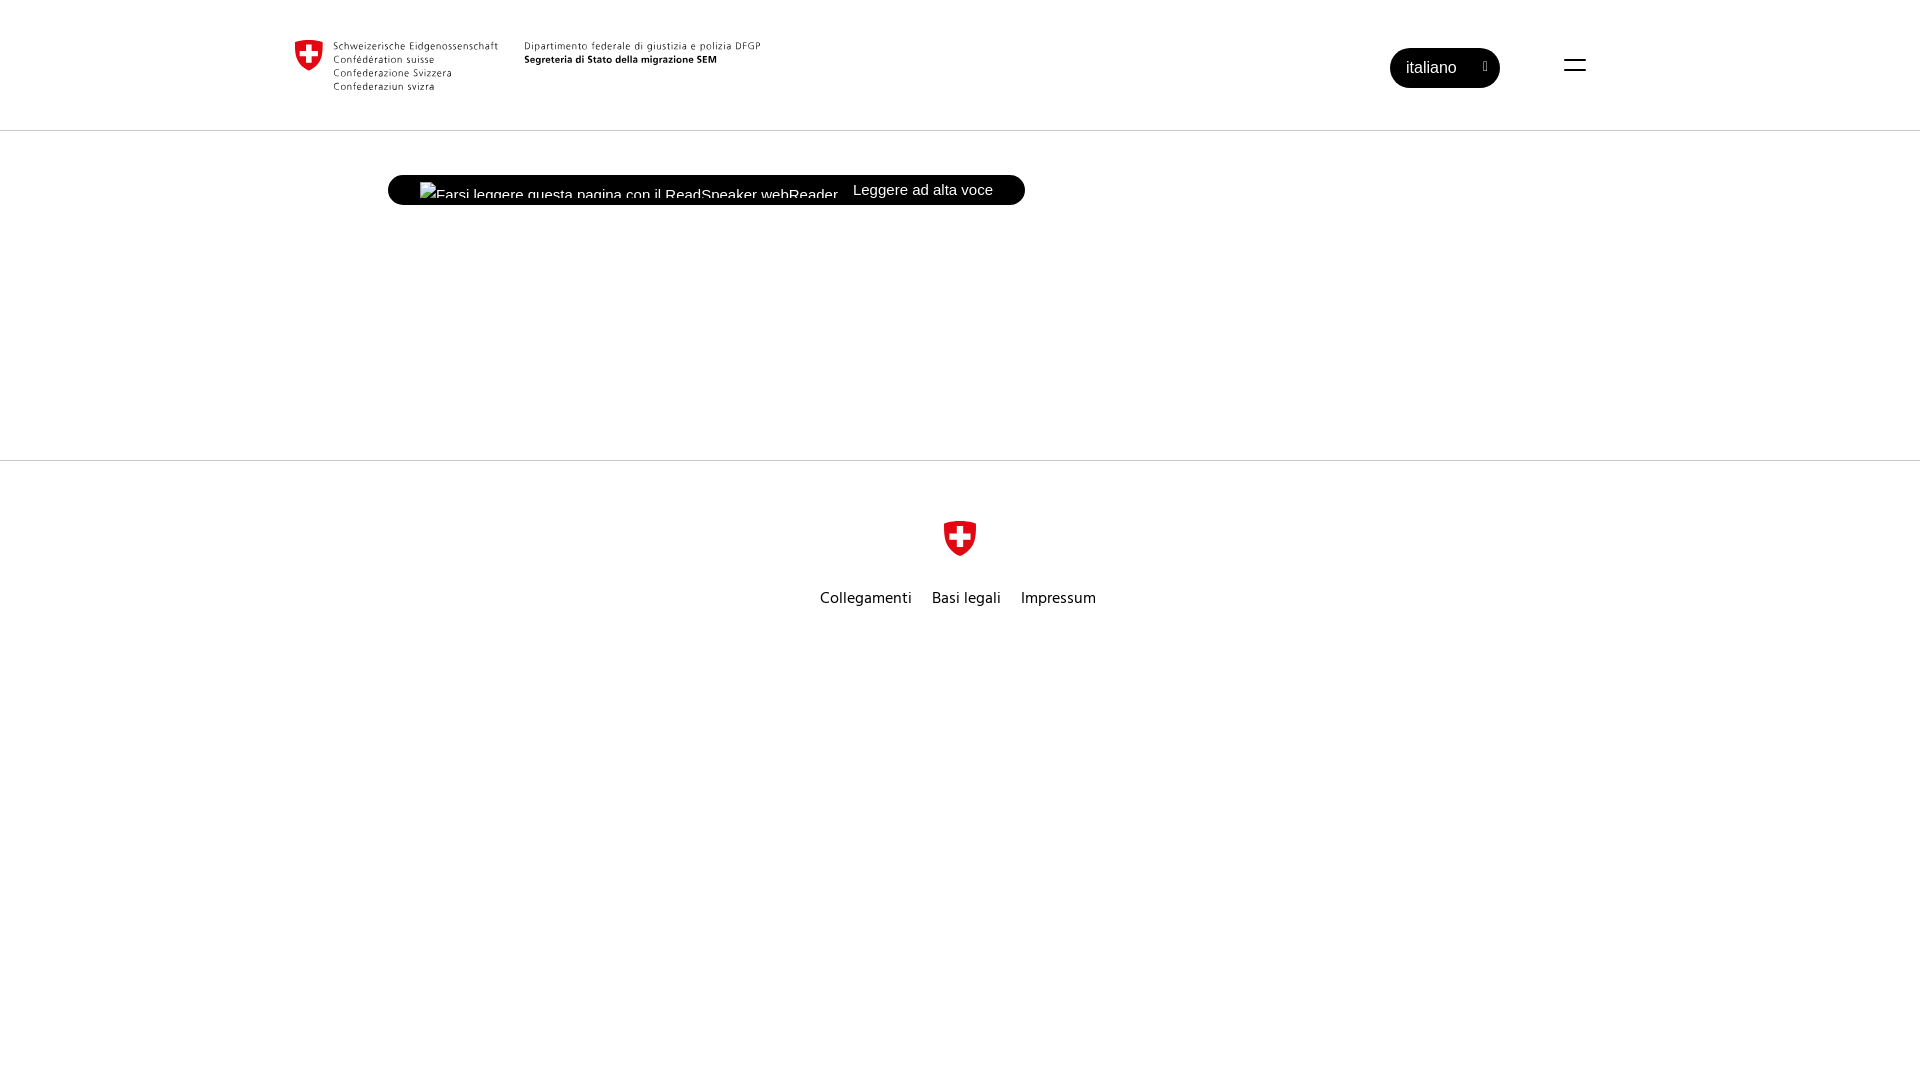 The width and height of the screenshot is (1920, 1080). What do you see at coordinates (865, 597) in the screenshot?
I see `'Collegamenti'` at bounding box center [865, 597].